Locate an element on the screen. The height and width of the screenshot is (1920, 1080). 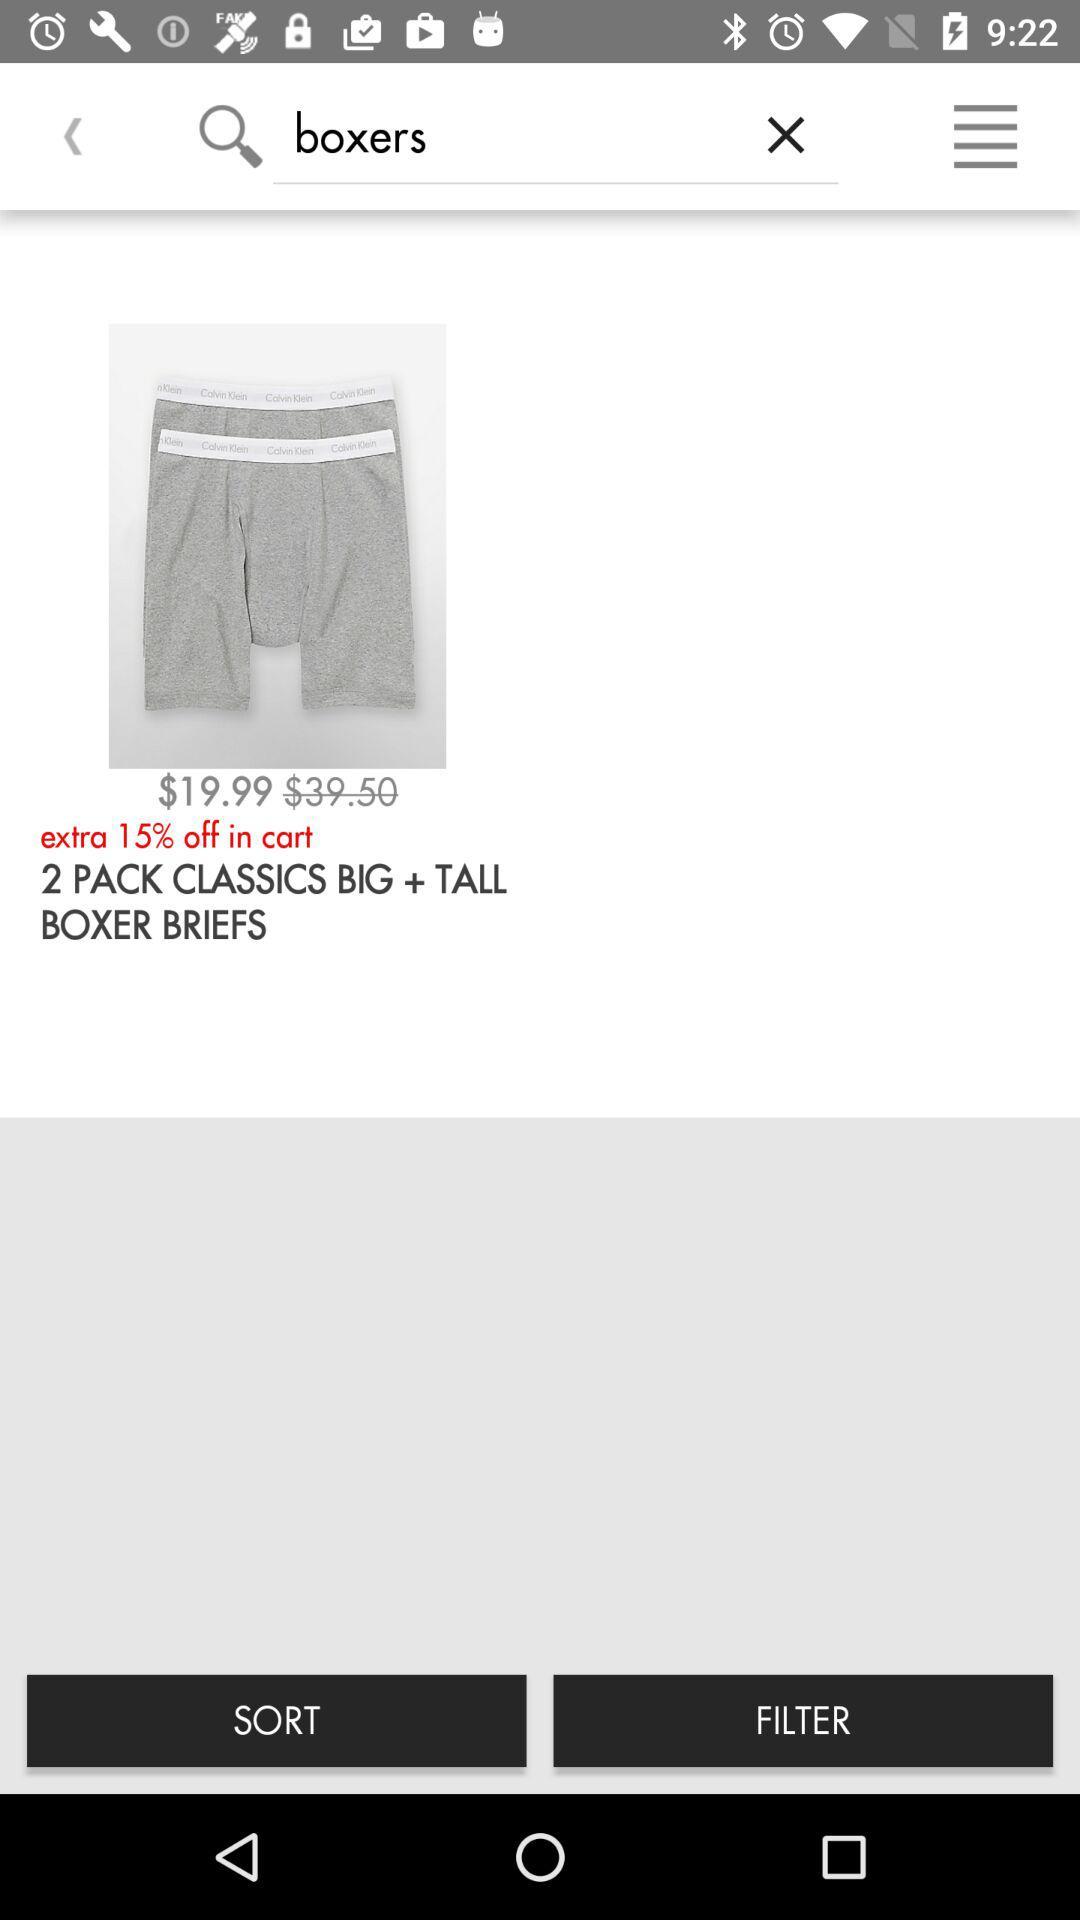
boxers icon is located at coordinates (502, 133).